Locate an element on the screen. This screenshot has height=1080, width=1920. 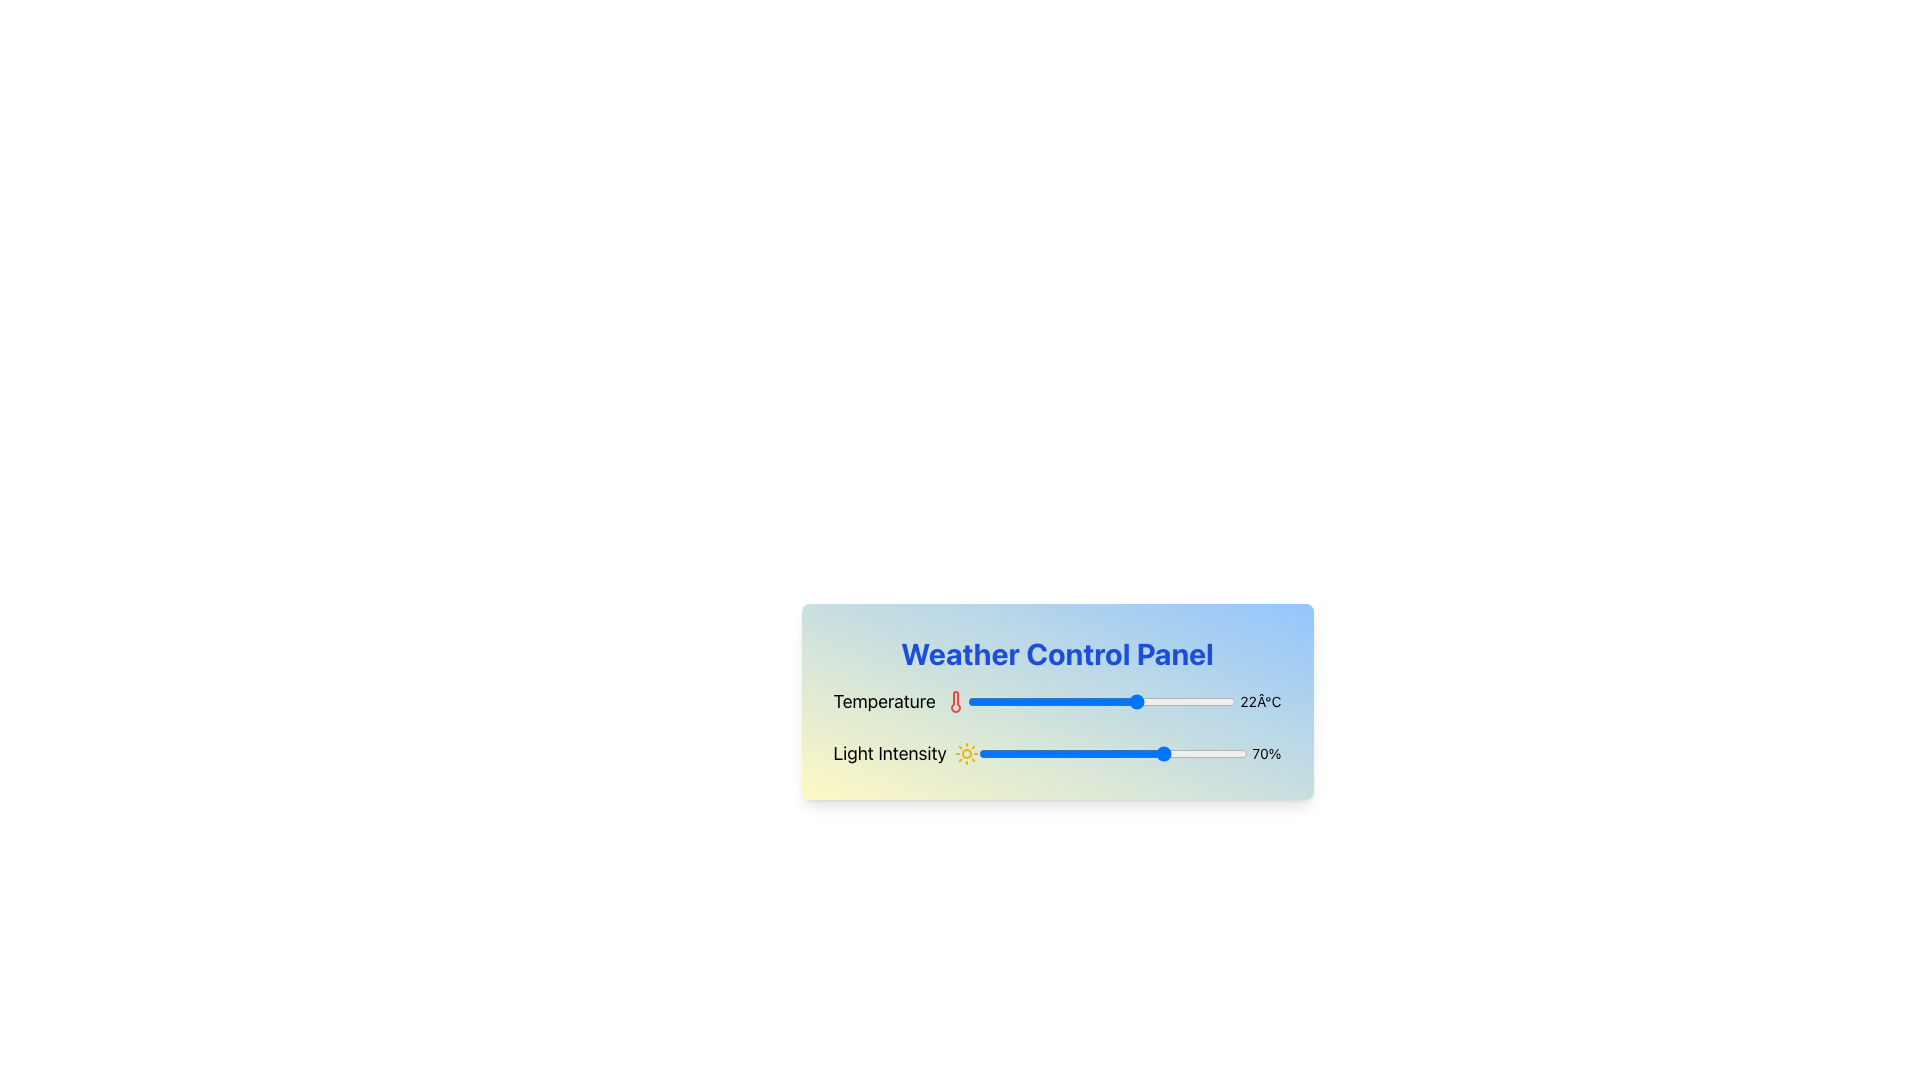
light intensity is located at coordinates (1139, 753).